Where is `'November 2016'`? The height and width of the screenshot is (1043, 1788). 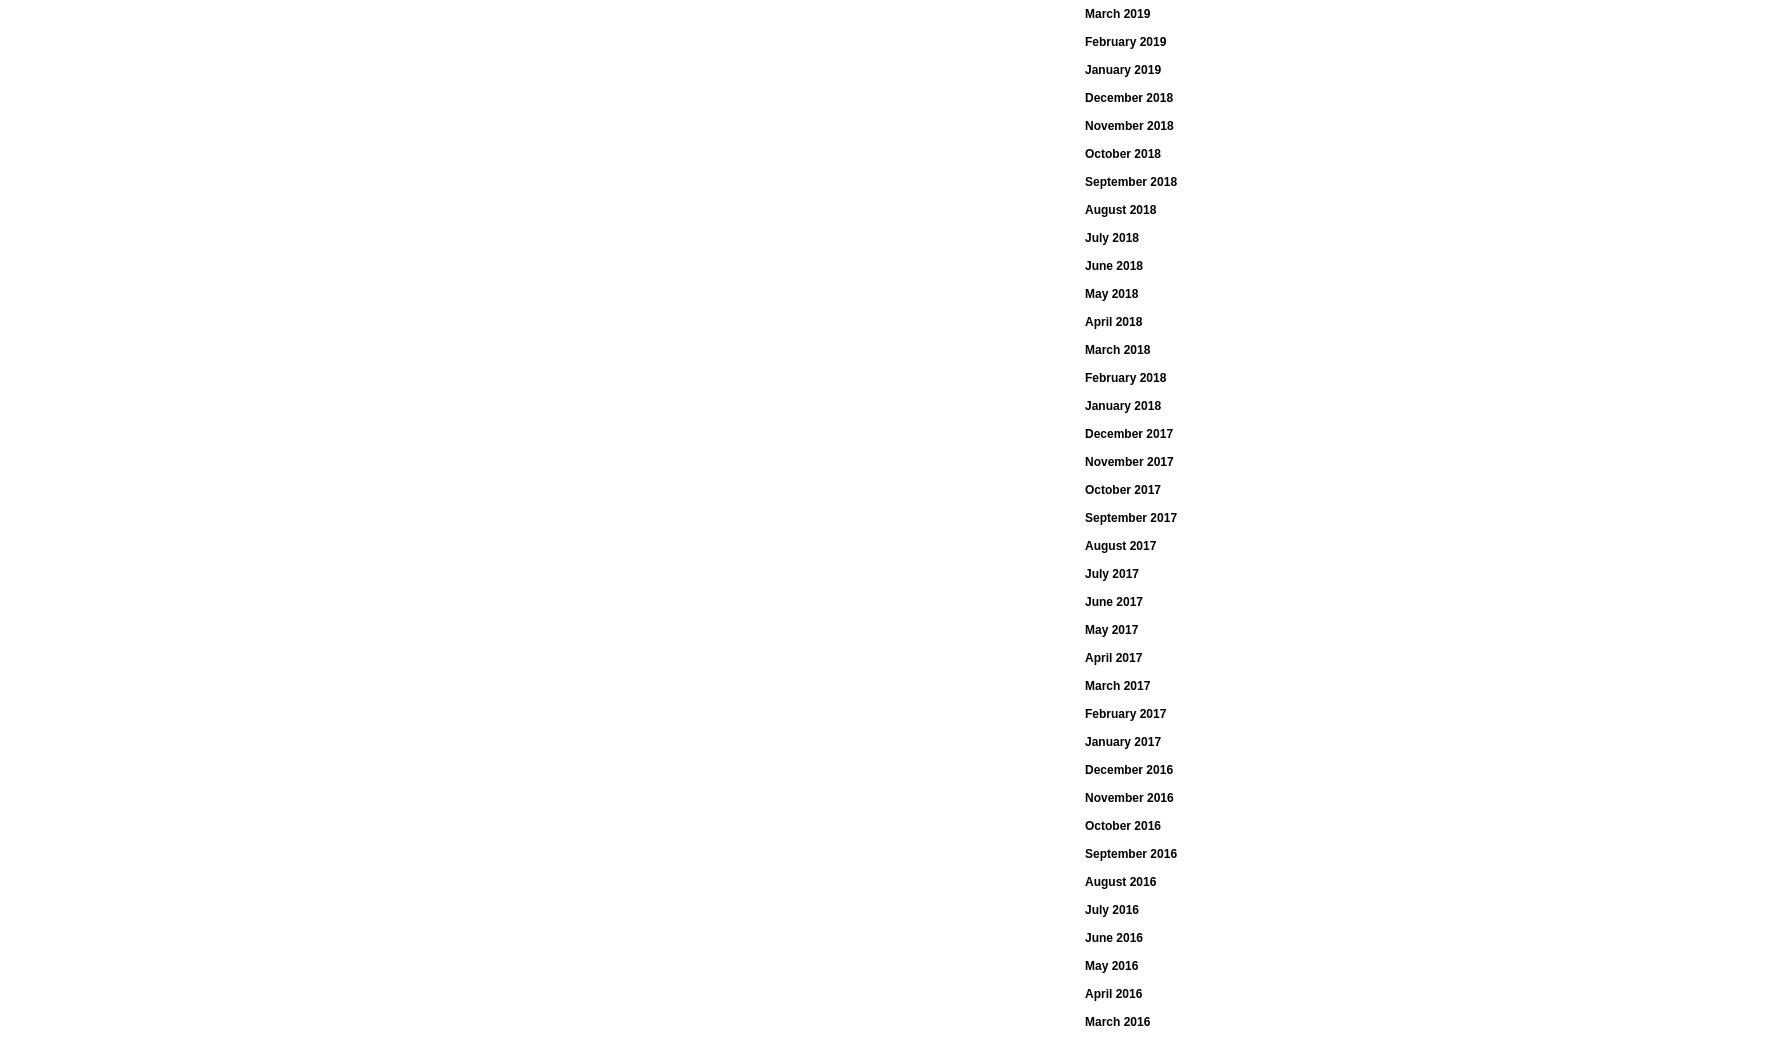
'November 2016' is located at coordinates (1127, 796).